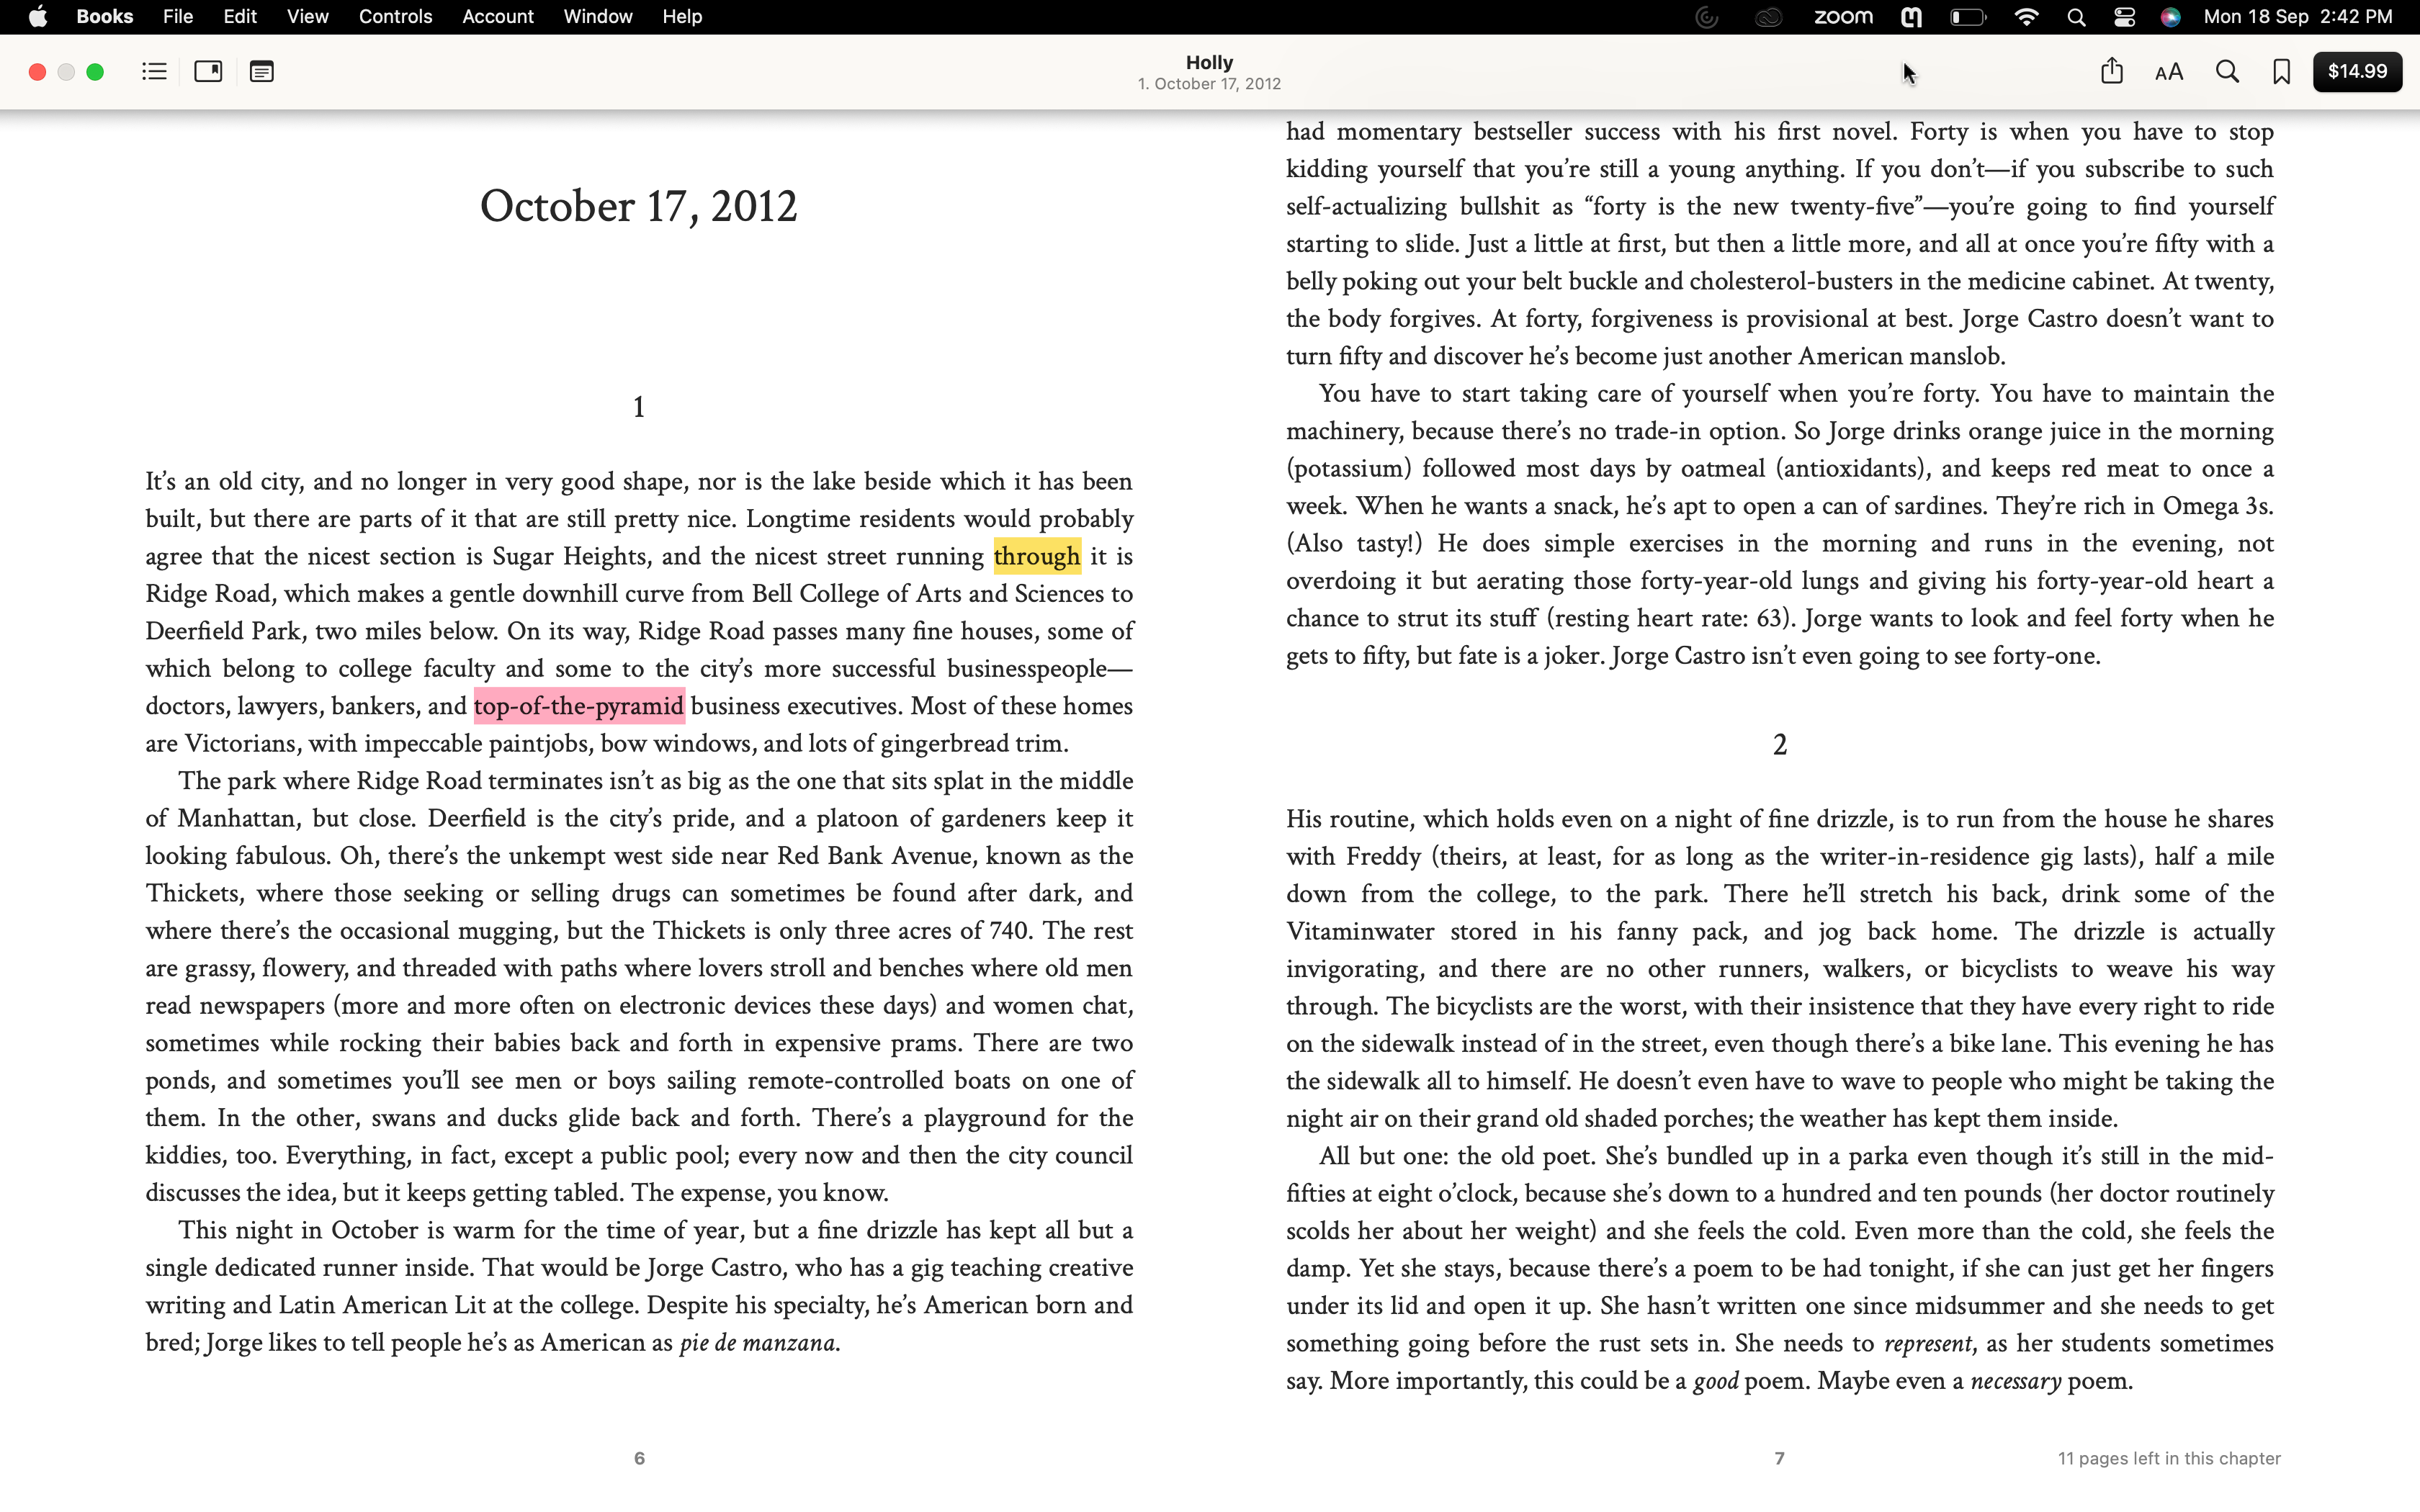 This screenshot has height=1512, width=2420. Describe the element at coordinates (2225, 73) in the screenshot. I see `Determine the instances of the term "angry" in the digital book` at that location.